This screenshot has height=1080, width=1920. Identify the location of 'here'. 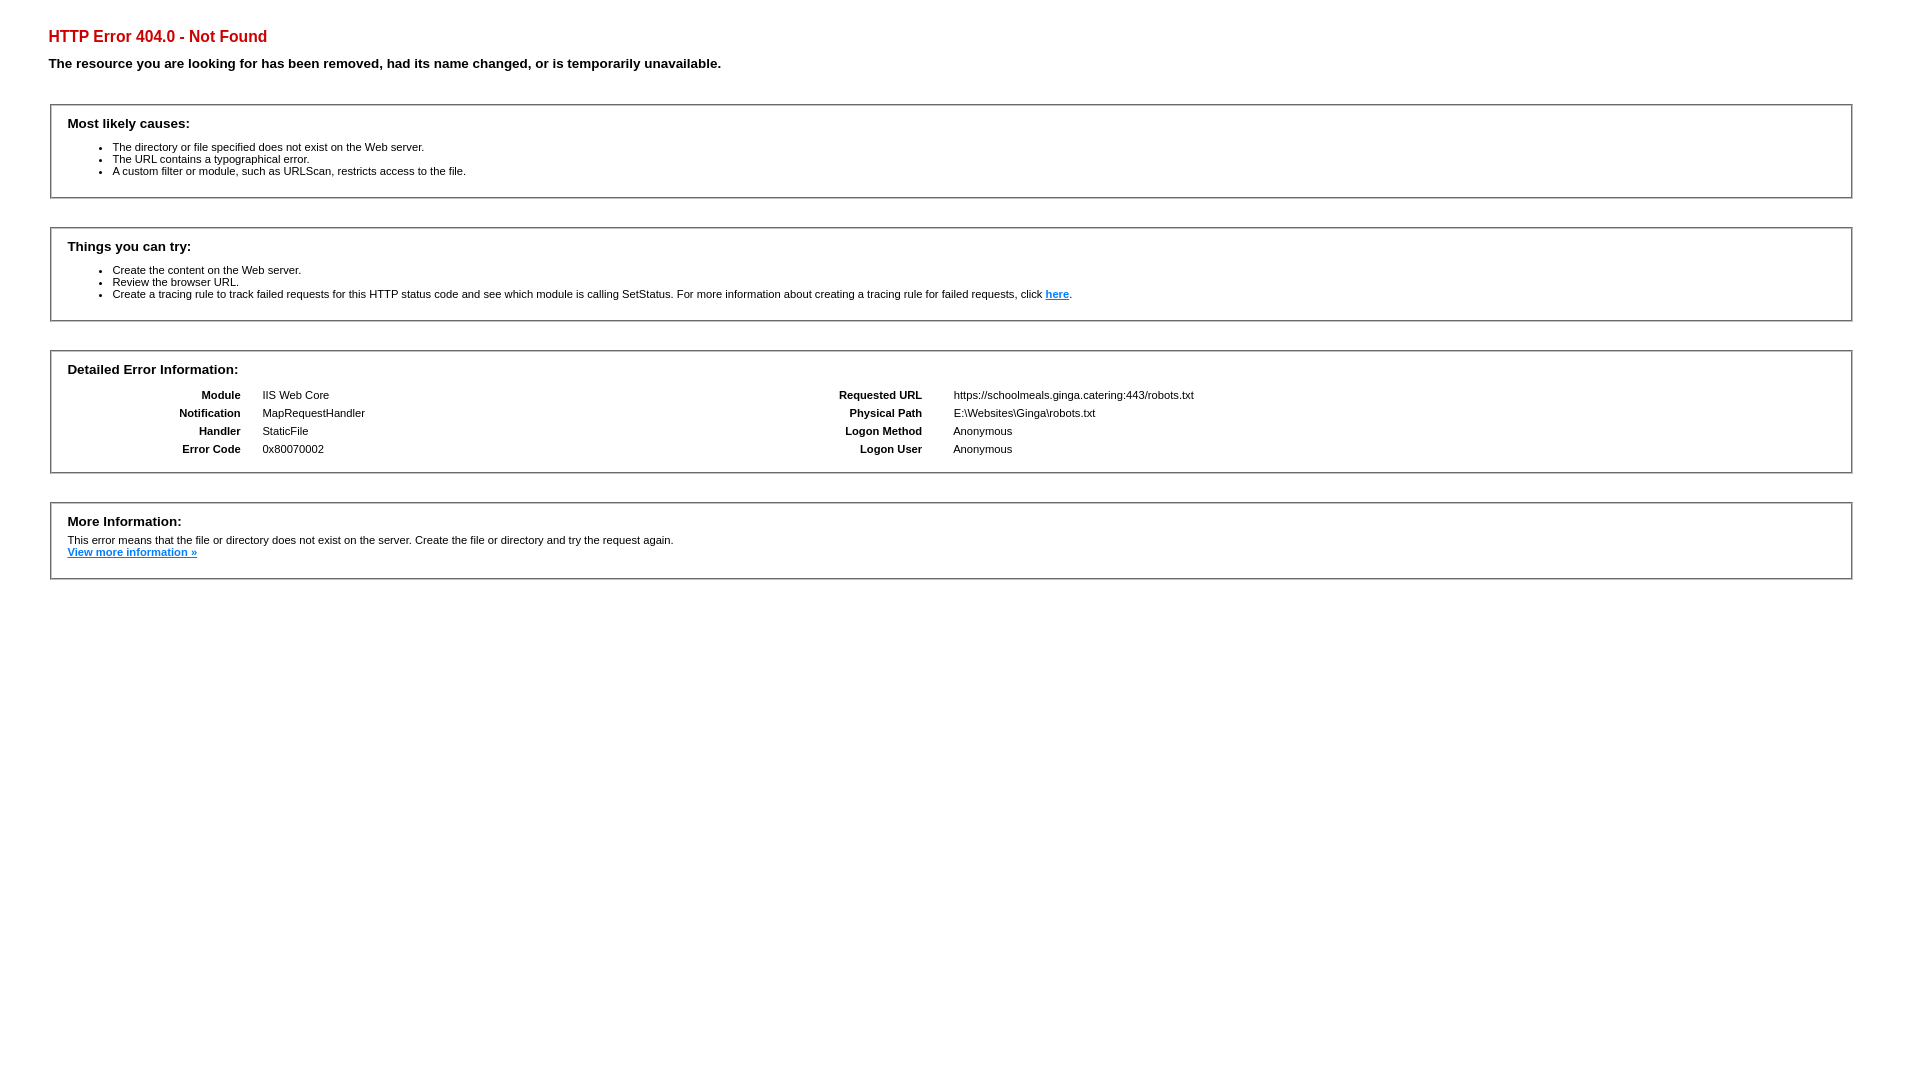
(1056, 293).